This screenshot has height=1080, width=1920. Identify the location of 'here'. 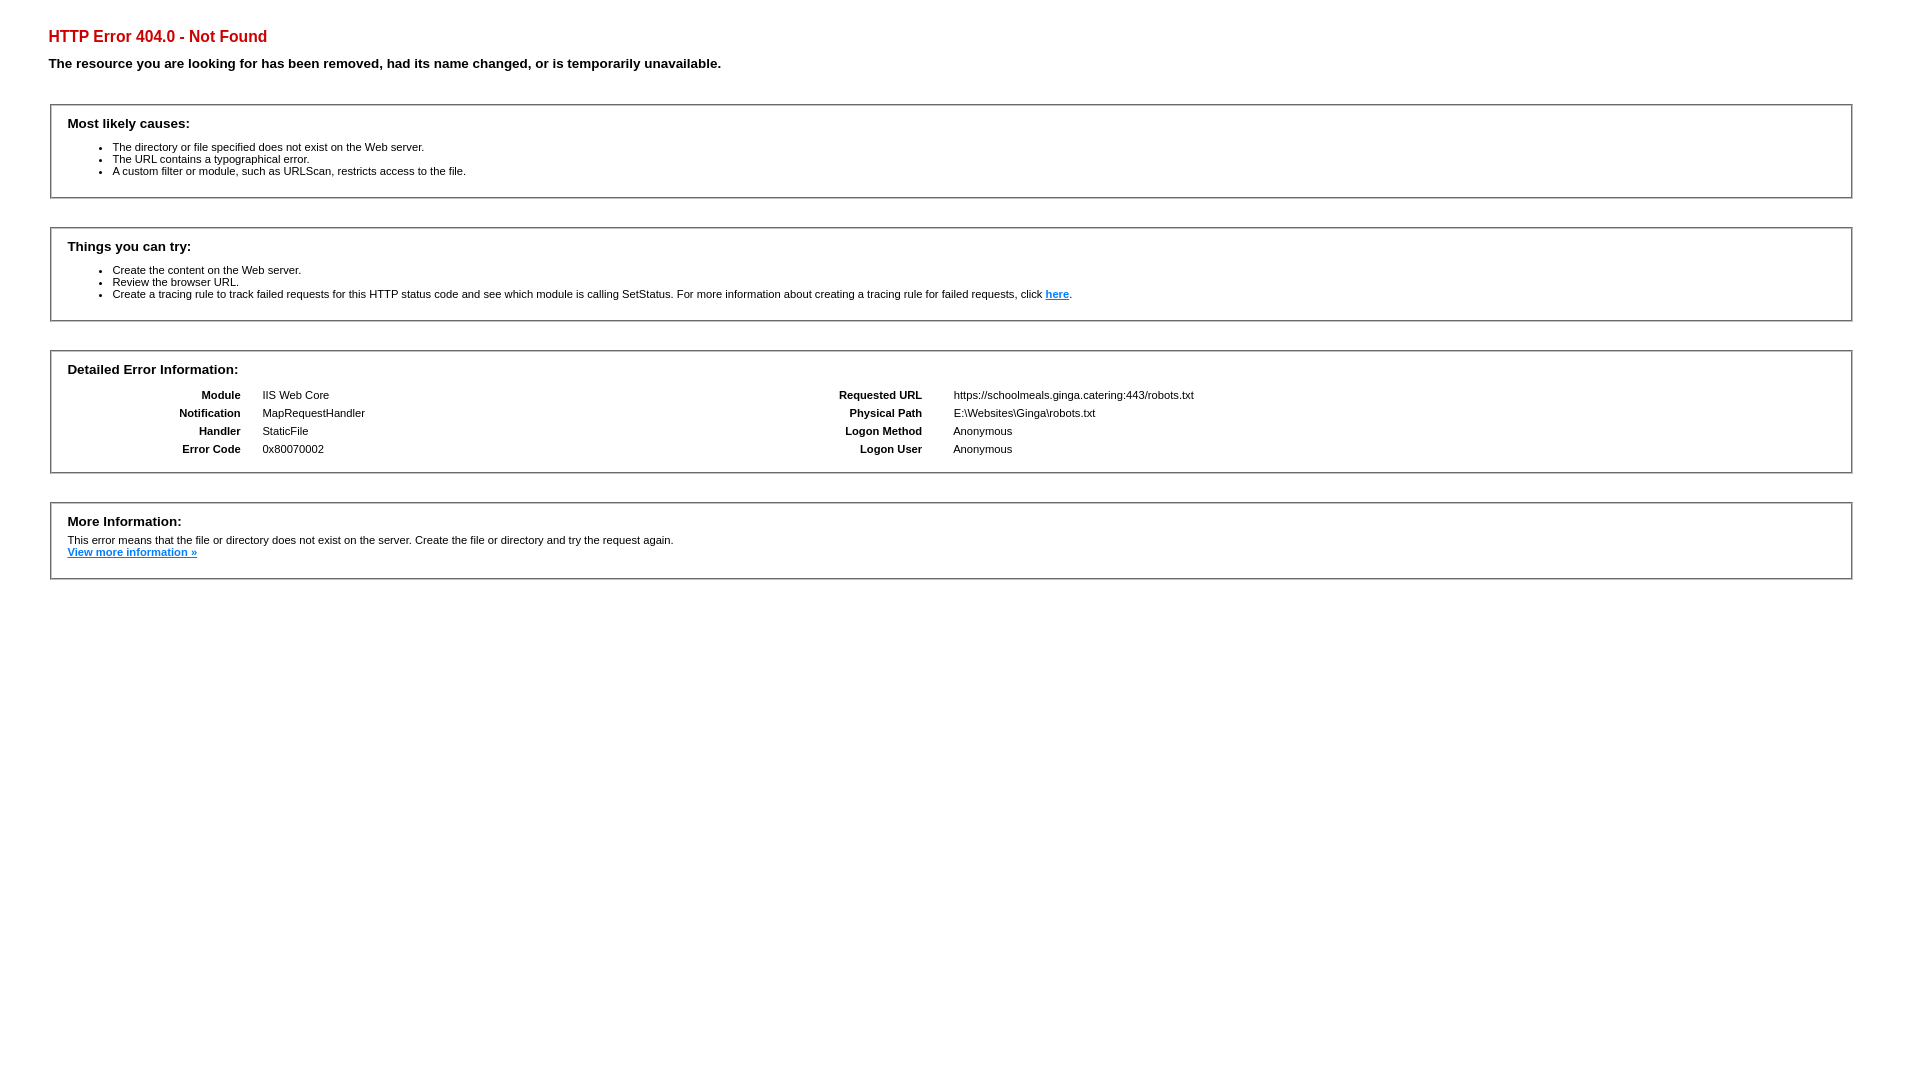
(1056, 293).